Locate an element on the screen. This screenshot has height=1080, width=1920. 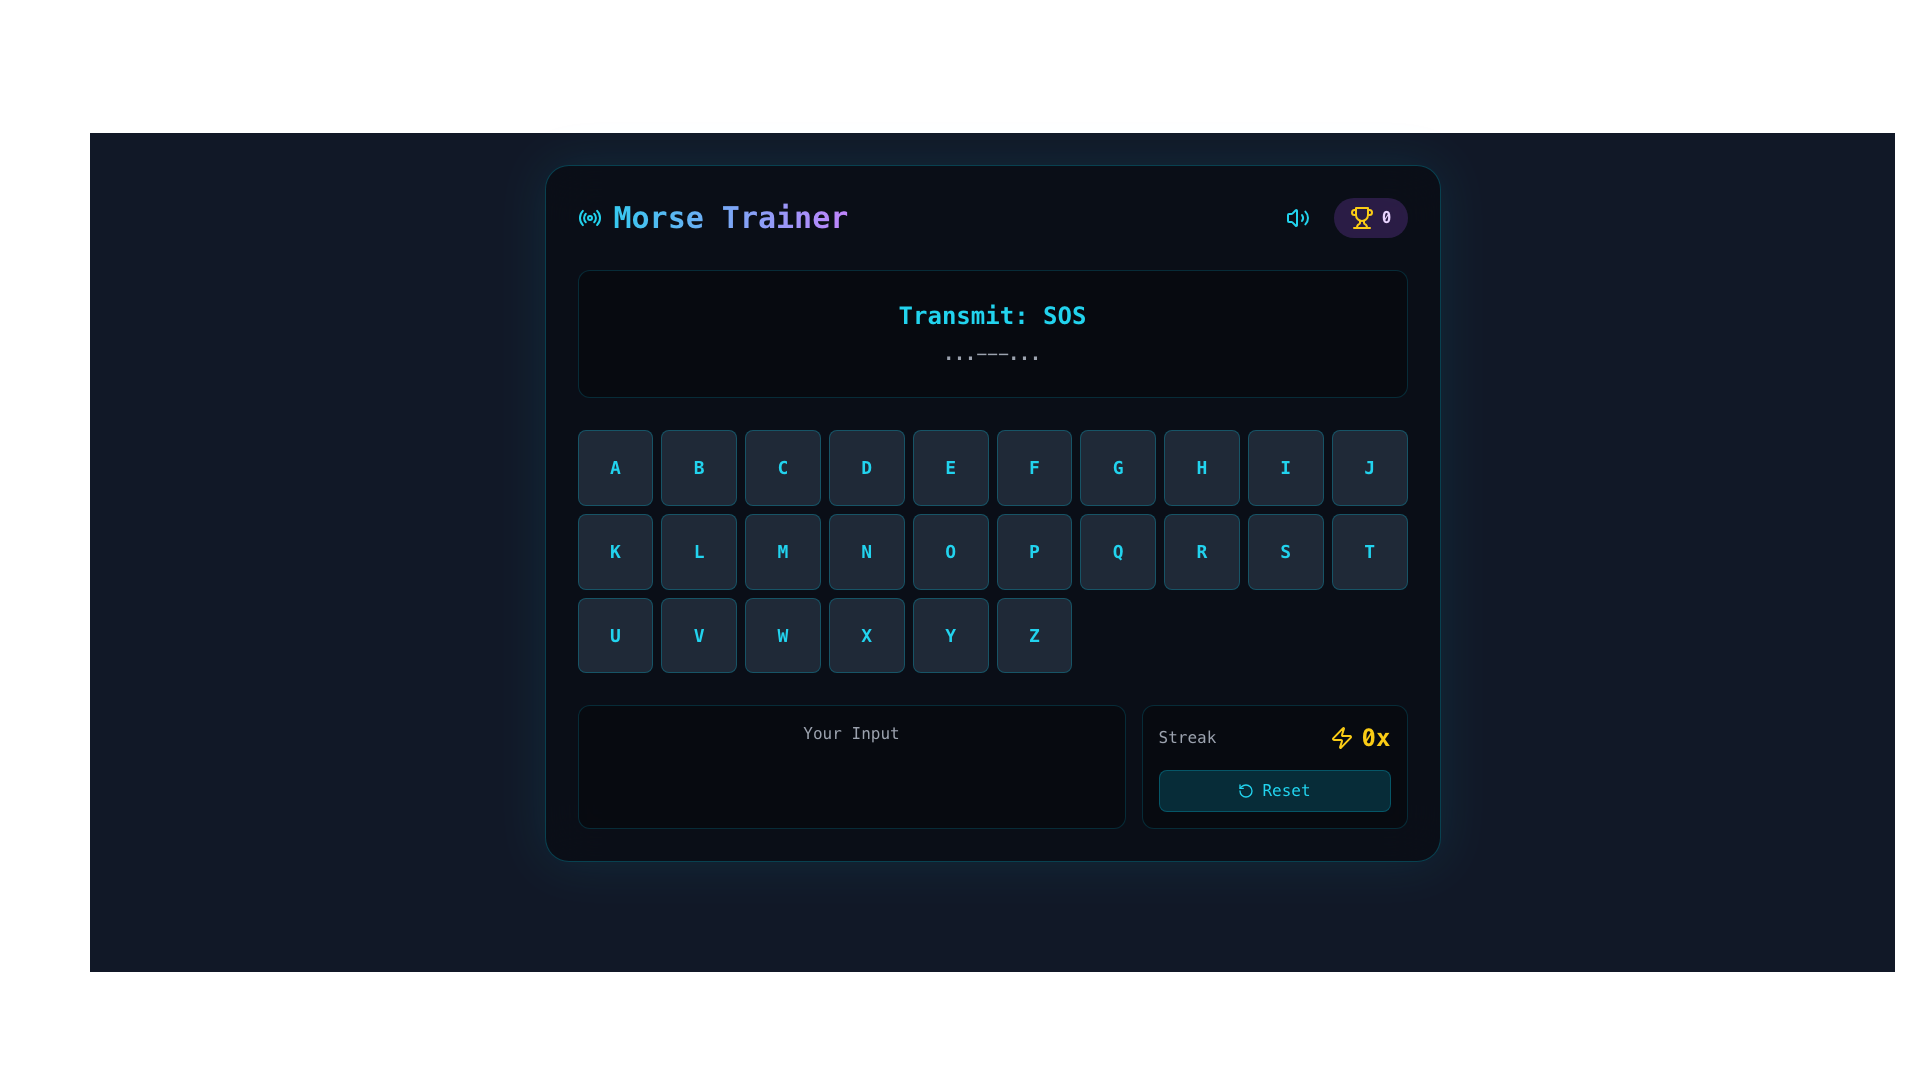
the button representing the letter 'S' in the alphabet grid, located in the fifth row and fifth column is located at coordinates (1285, 551).